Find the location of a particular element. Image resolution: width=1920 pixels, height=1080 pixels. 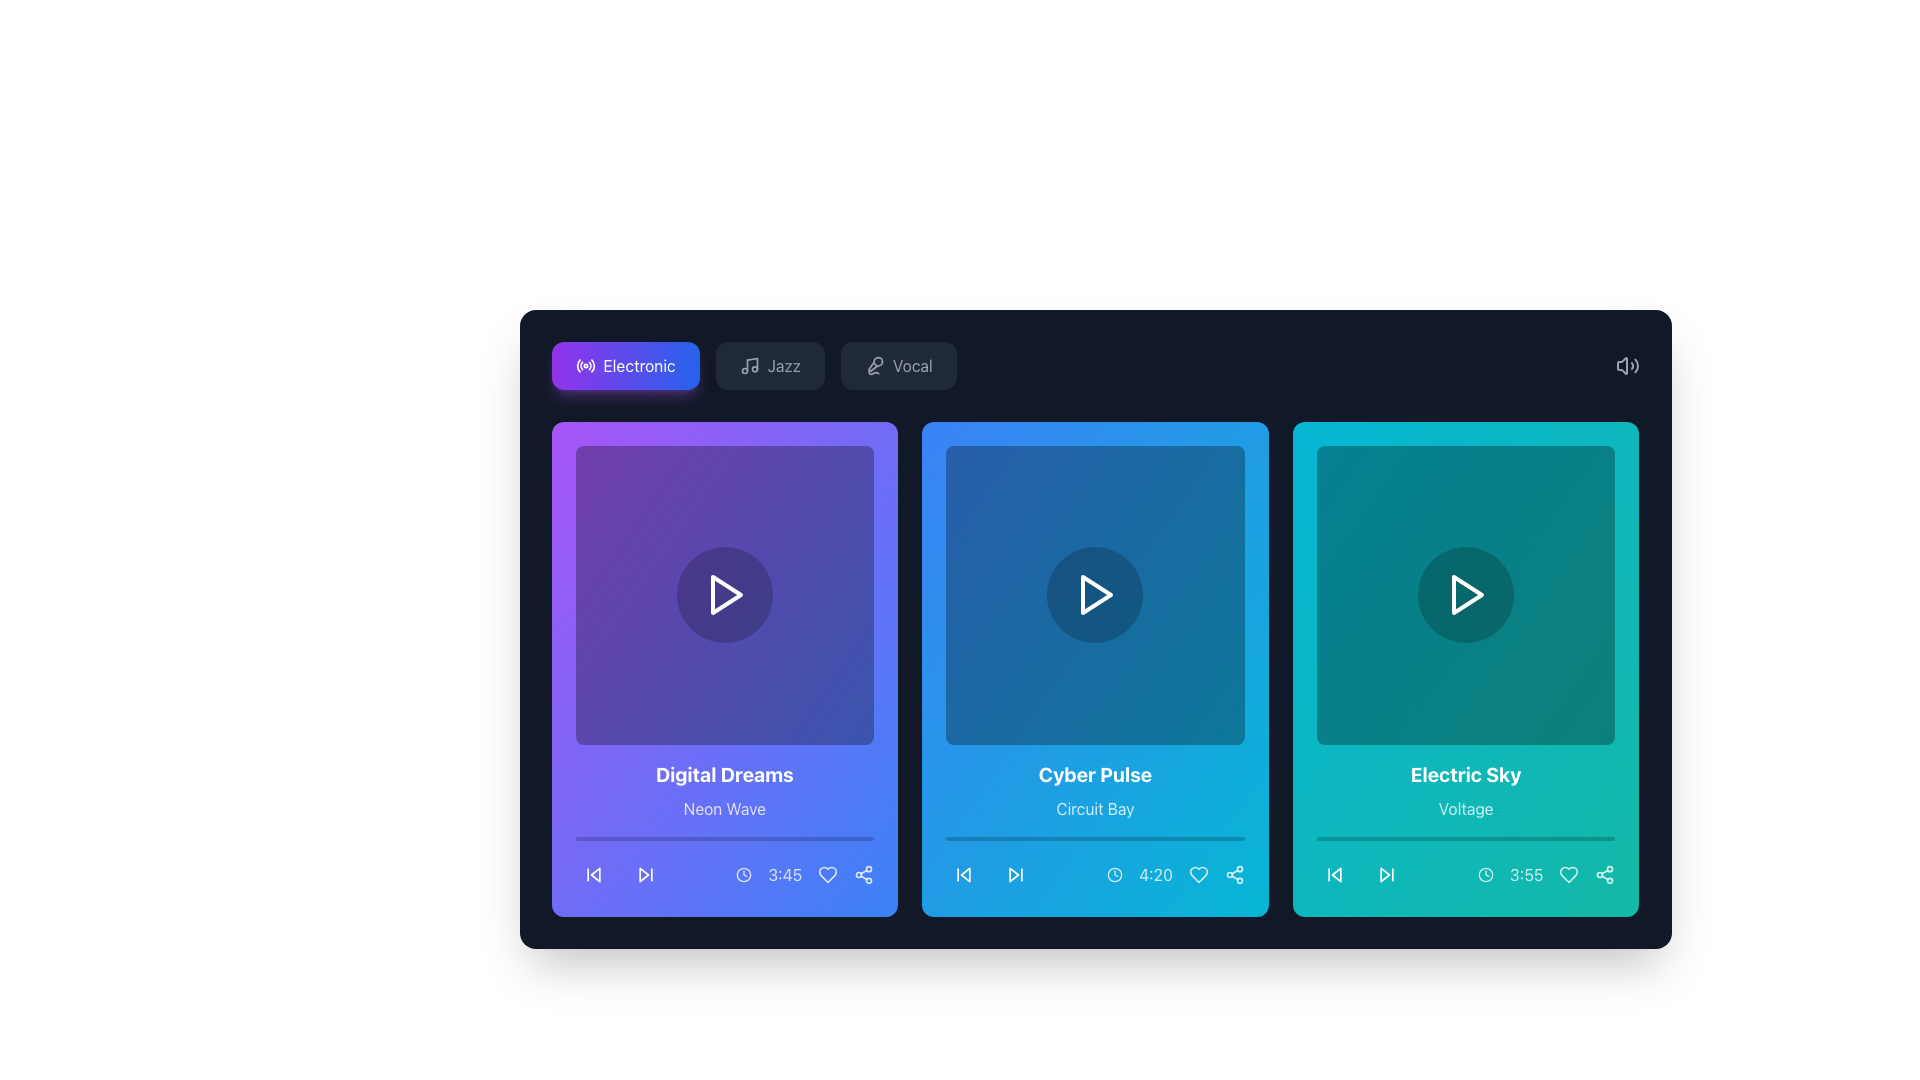

progress bar located below the 'Electric Sky' track, specifically under the 'Voltage' subtitle, which currently shows zero progress is located at coordinates (1466, 838).